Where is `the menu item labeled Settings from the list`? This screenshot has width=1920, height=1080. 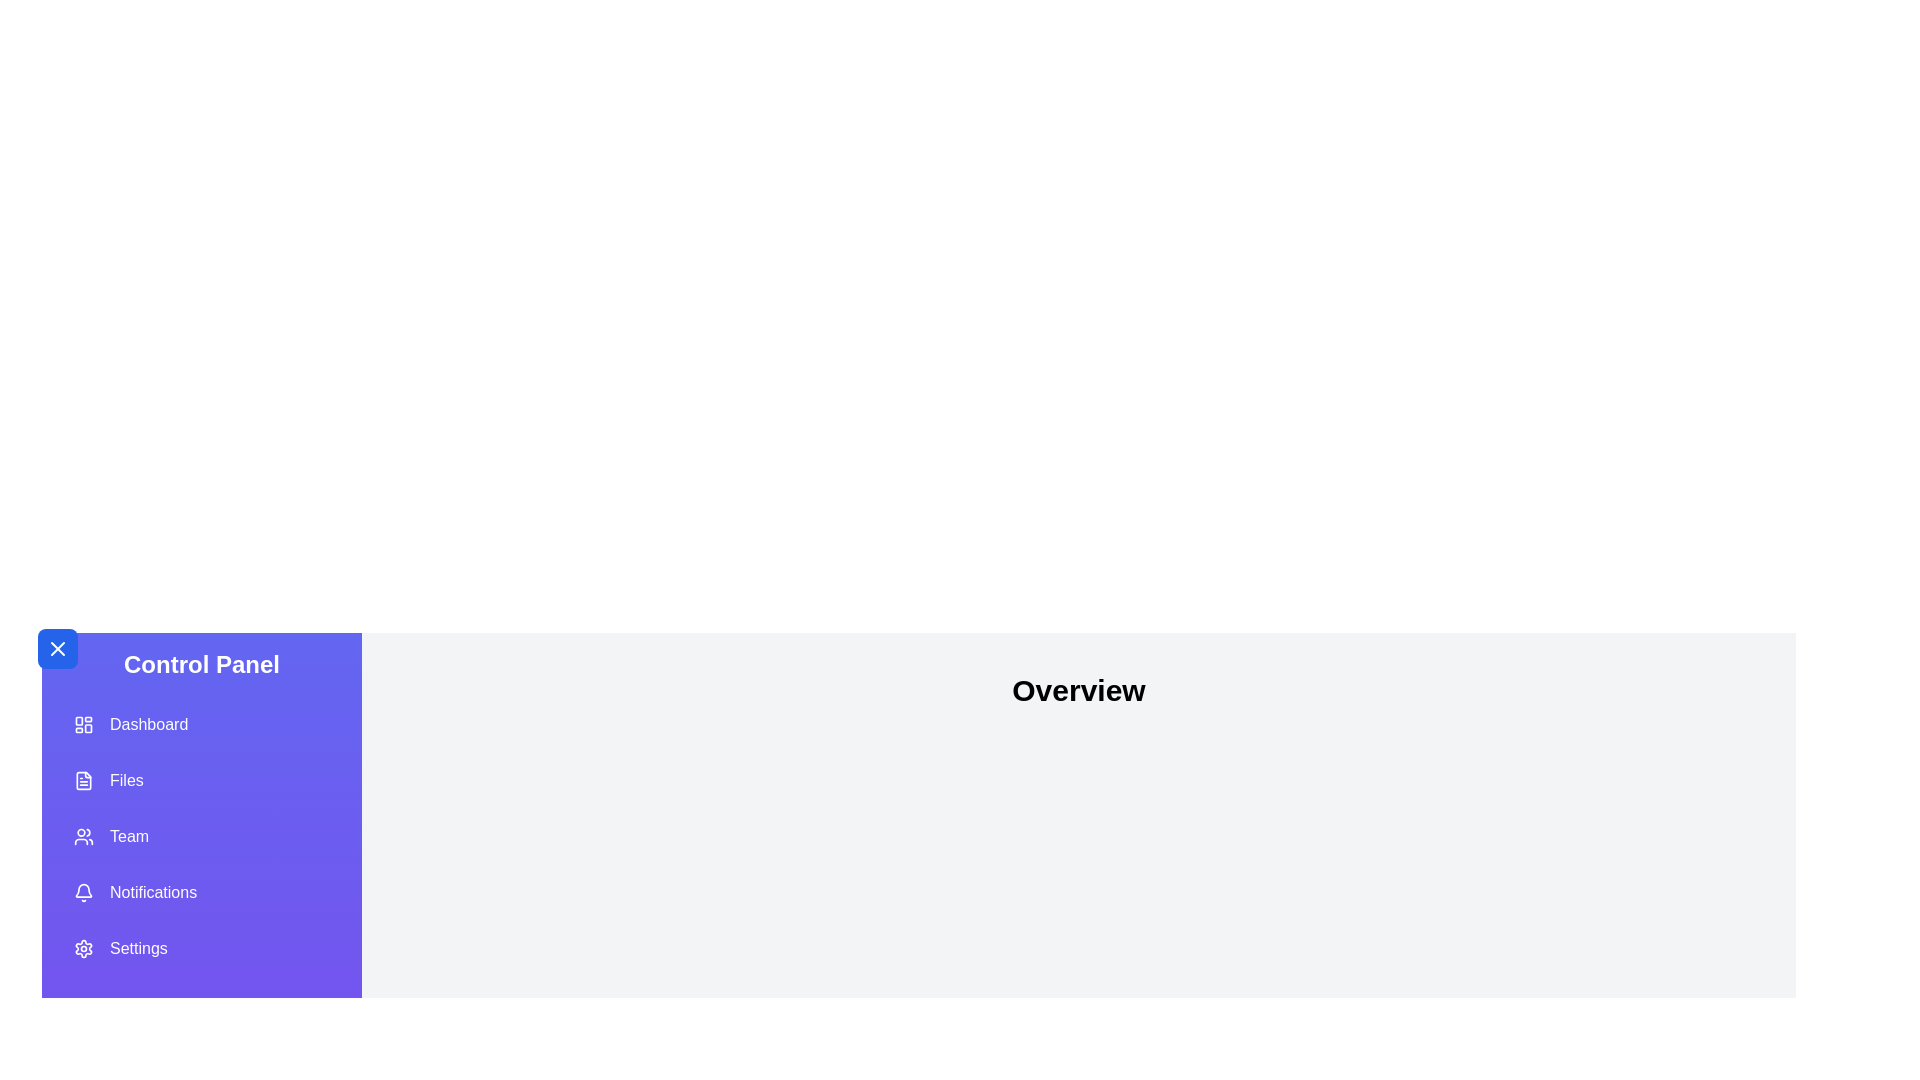 the menu item labeled Settings from the list is located at coordinates (201, 947).